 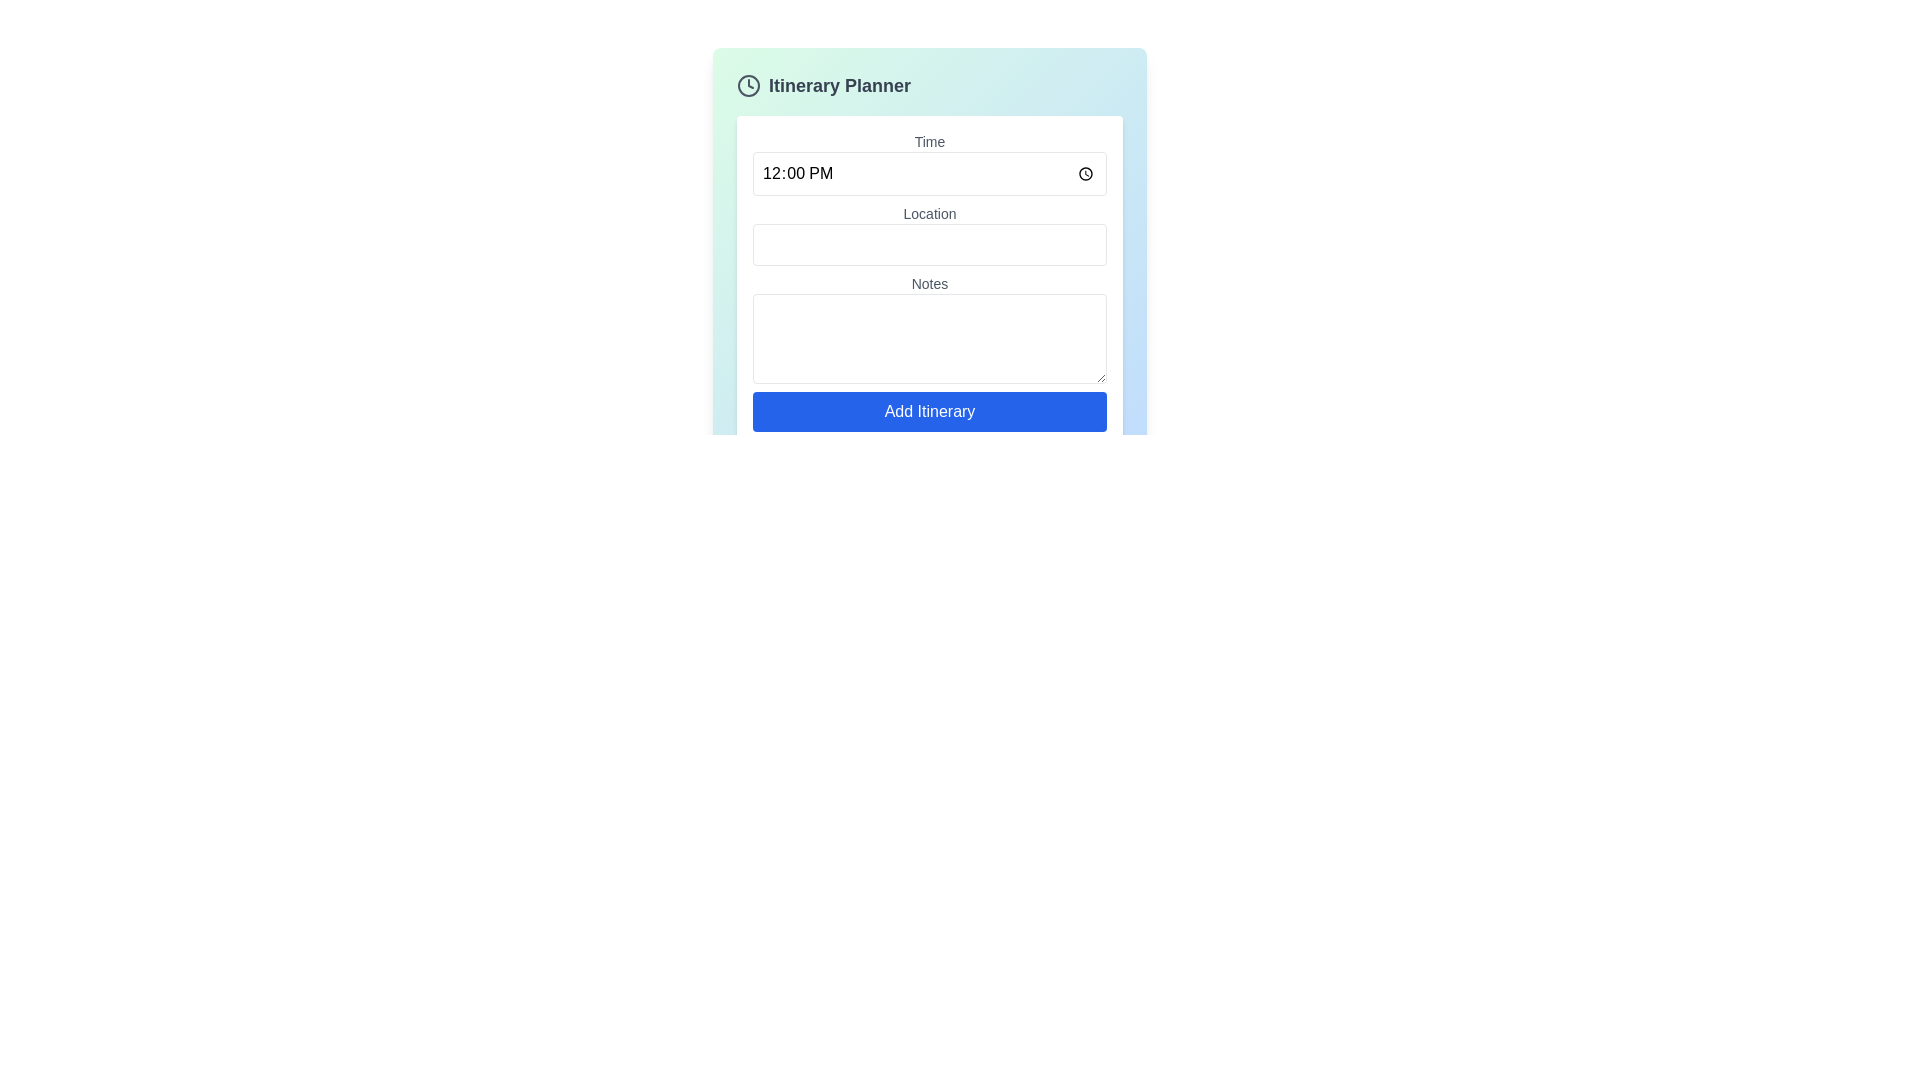 What do you see at coordinates (747, 84) in the screenshot?
I see `the clock icon with a circular outline and clock hands, located to the left of the 'Itinerary Planner' title in the header section` at bounding box center [747, 84].